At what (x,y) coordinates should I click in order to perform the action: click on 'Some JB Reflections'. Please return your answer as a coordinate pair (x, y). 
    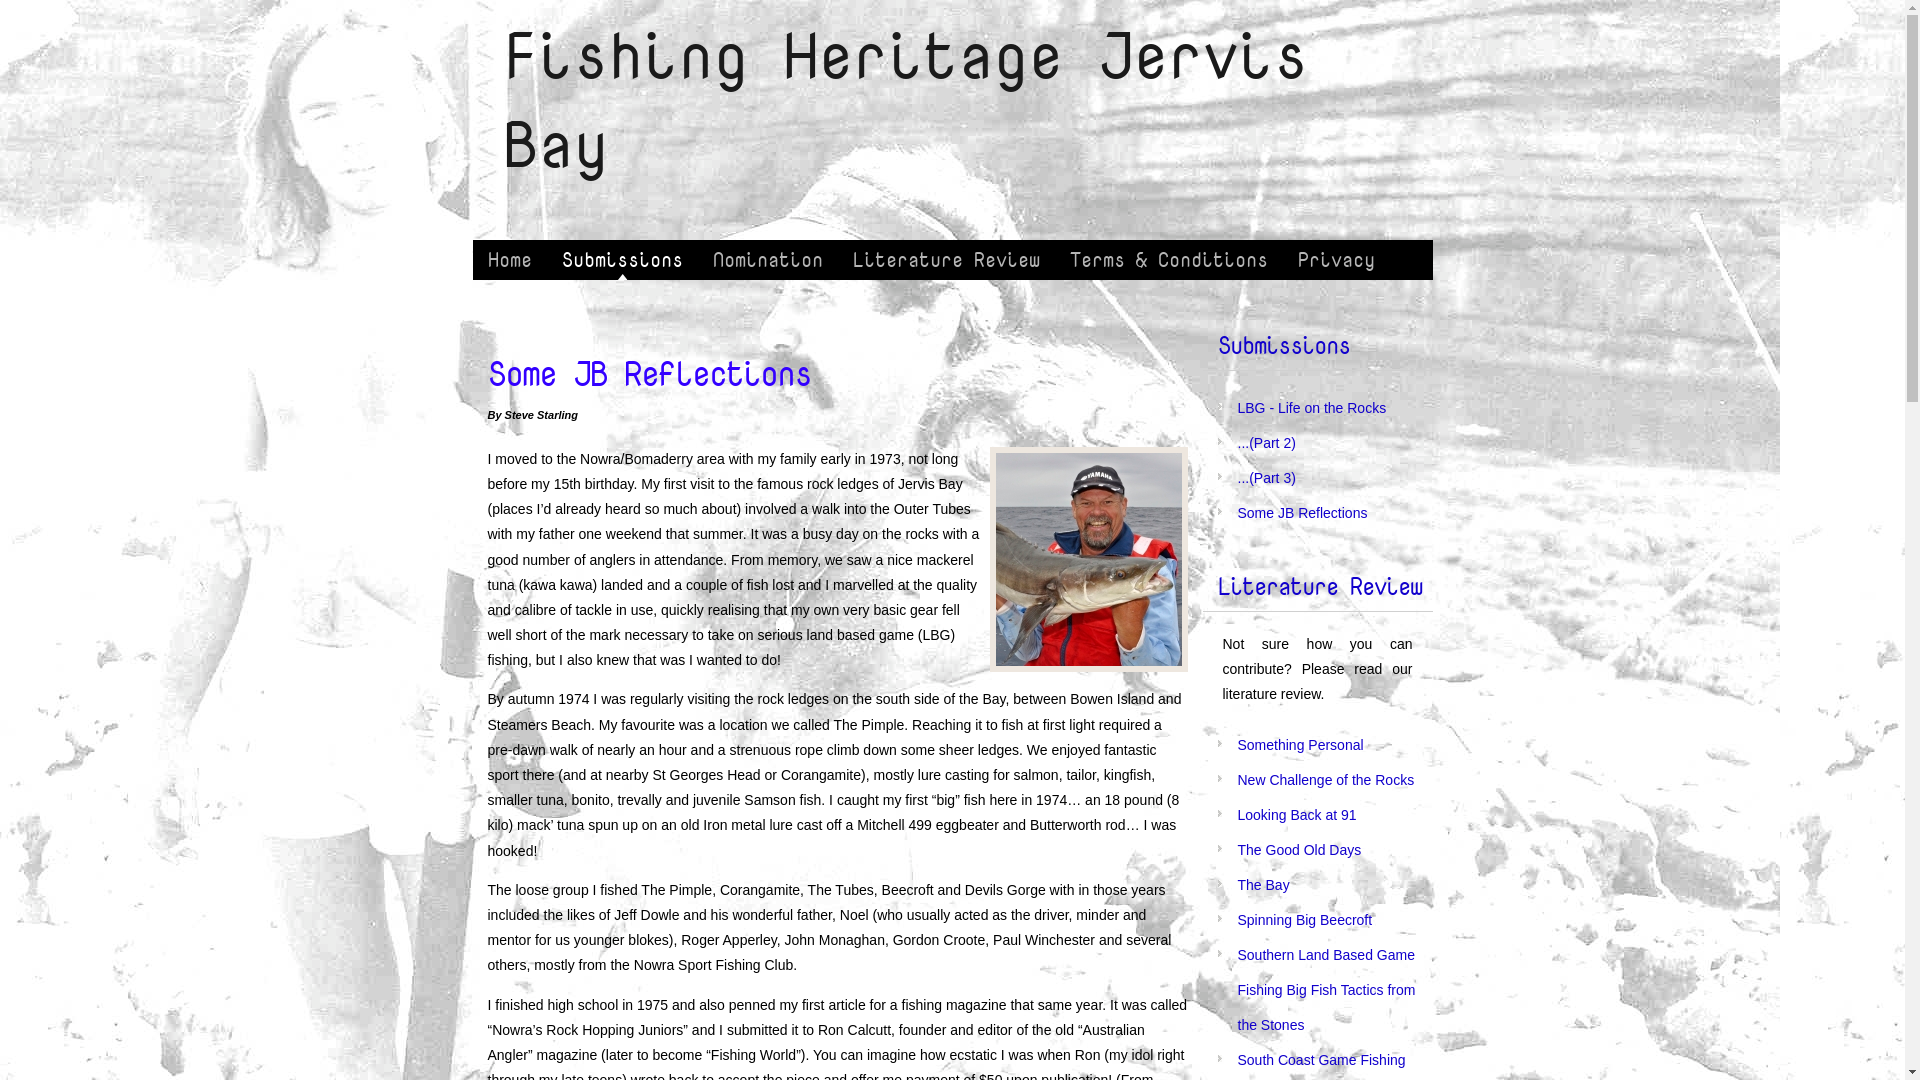
    Looking at the image, I should click on (1302, 512).